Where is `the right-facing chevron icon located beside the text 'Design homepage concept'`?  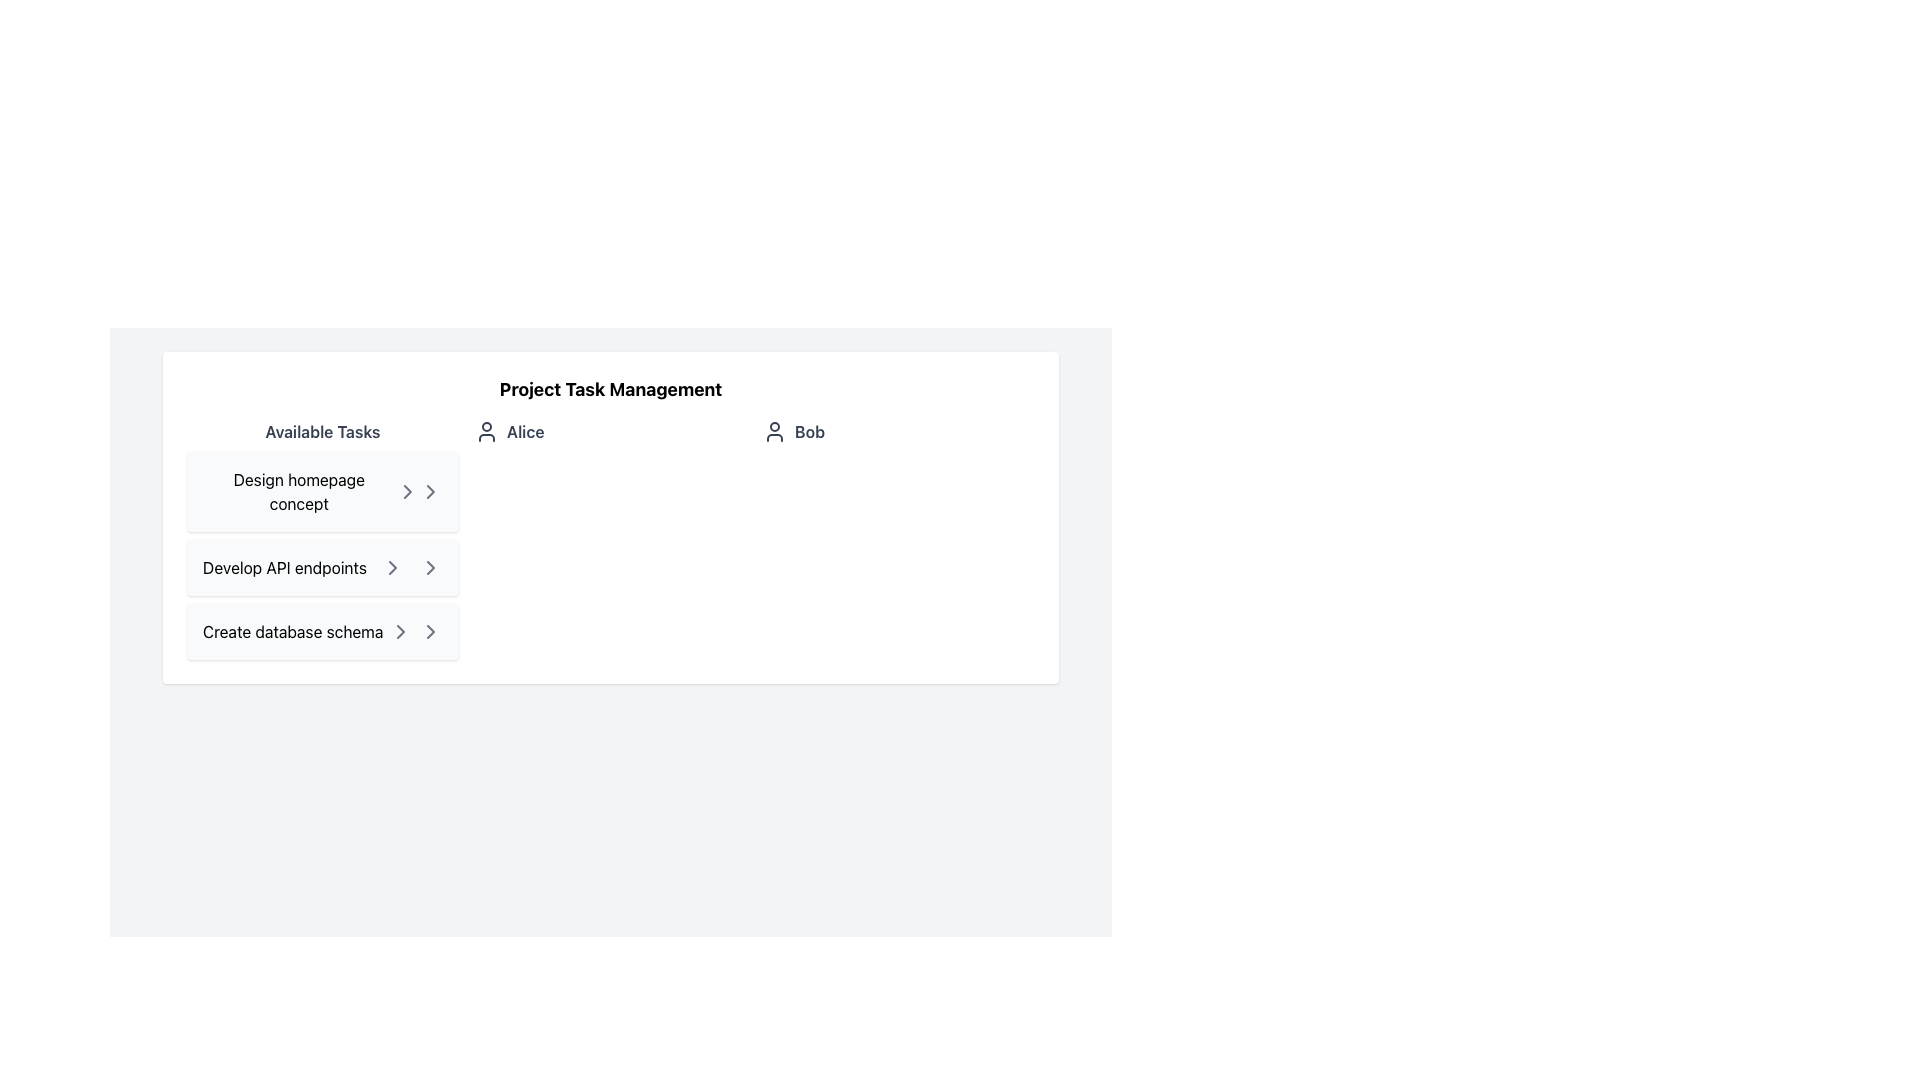
the right-facing chevron icon located beside the text 'Design homepage concept' is located at coordinates (430, 492).